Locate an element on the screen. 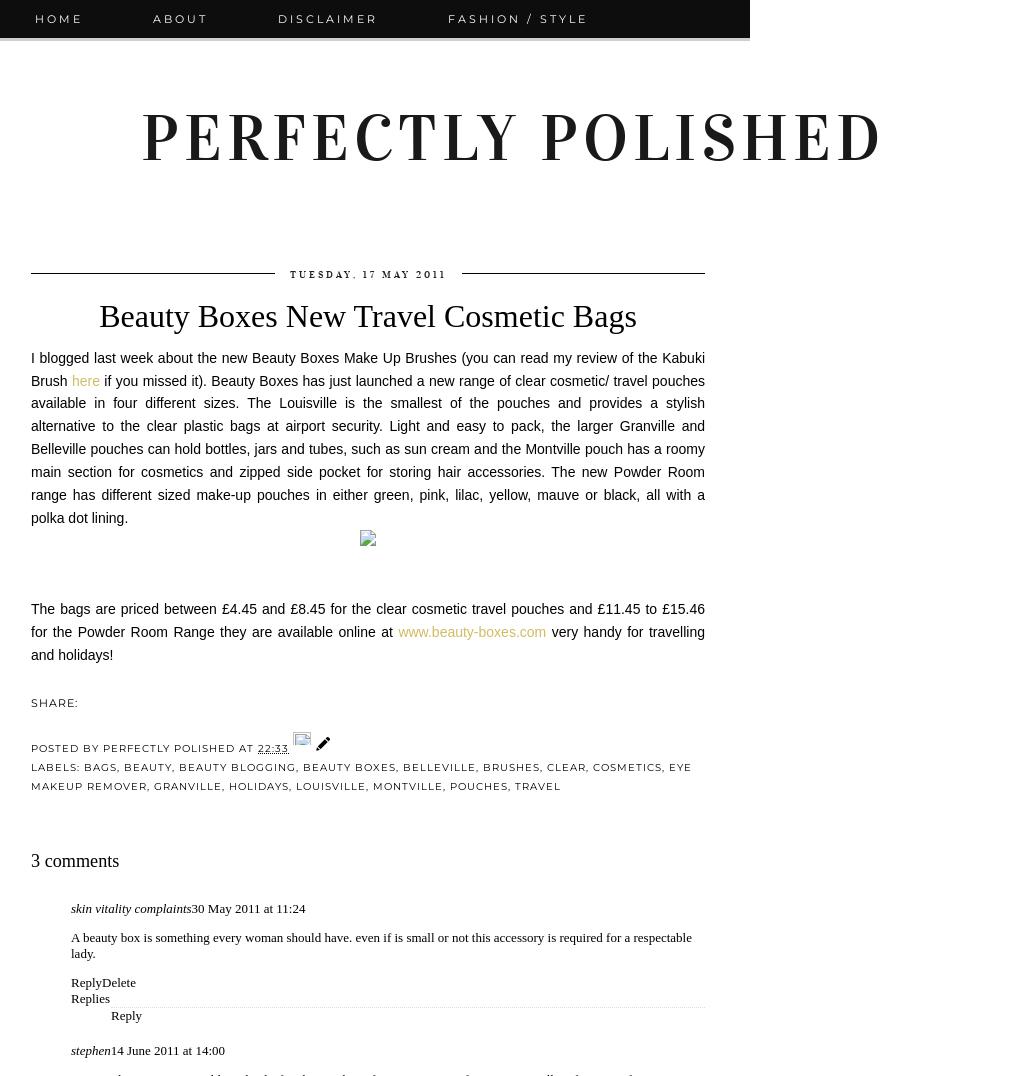 The width and height of the screenshot is (1018, 1076). 'The bags are priced between £4.45 and £8.45 for the clear cosmetic travel pouches and £11.45 to £15.46 for the Powder Room Range they are available online at' is located at coordinates (368, 620).